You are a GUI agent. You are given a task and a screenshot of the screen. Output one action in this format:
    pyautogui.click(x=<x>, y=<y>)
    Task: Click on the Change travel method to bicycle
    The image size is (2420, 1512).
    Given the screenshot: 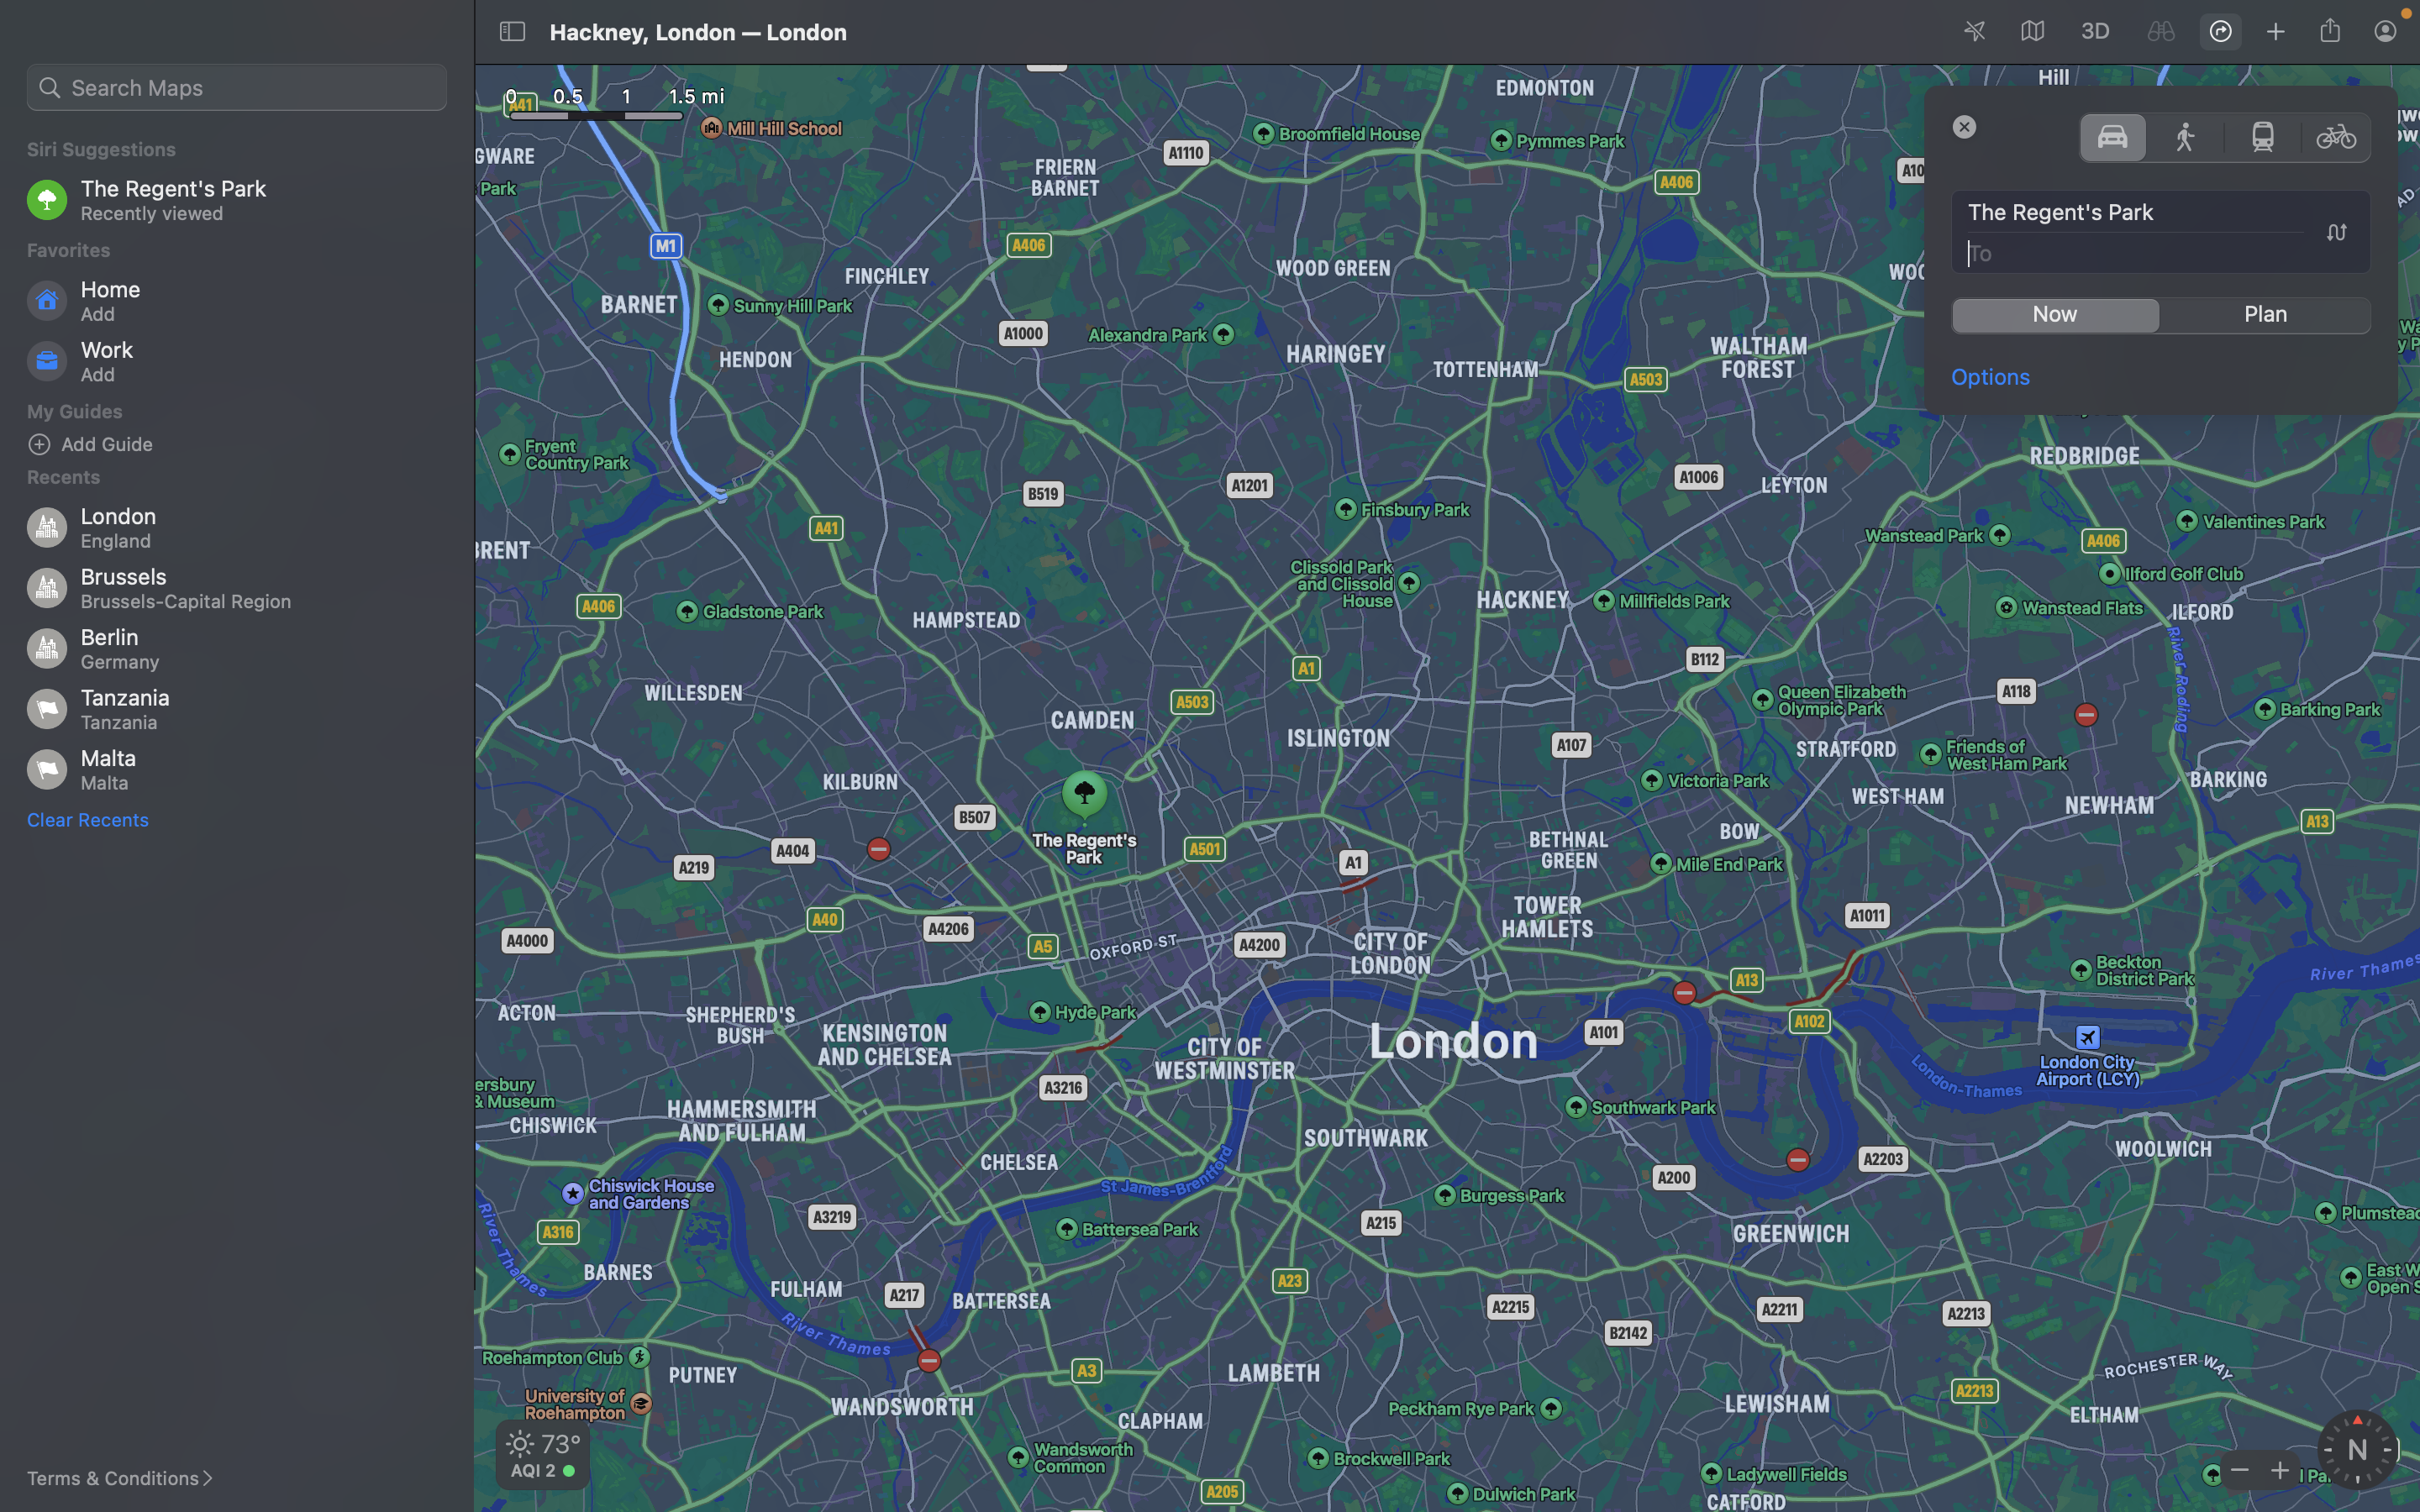 What is the action you would take?
    pyautogui.click(x=2338, y=135)
    